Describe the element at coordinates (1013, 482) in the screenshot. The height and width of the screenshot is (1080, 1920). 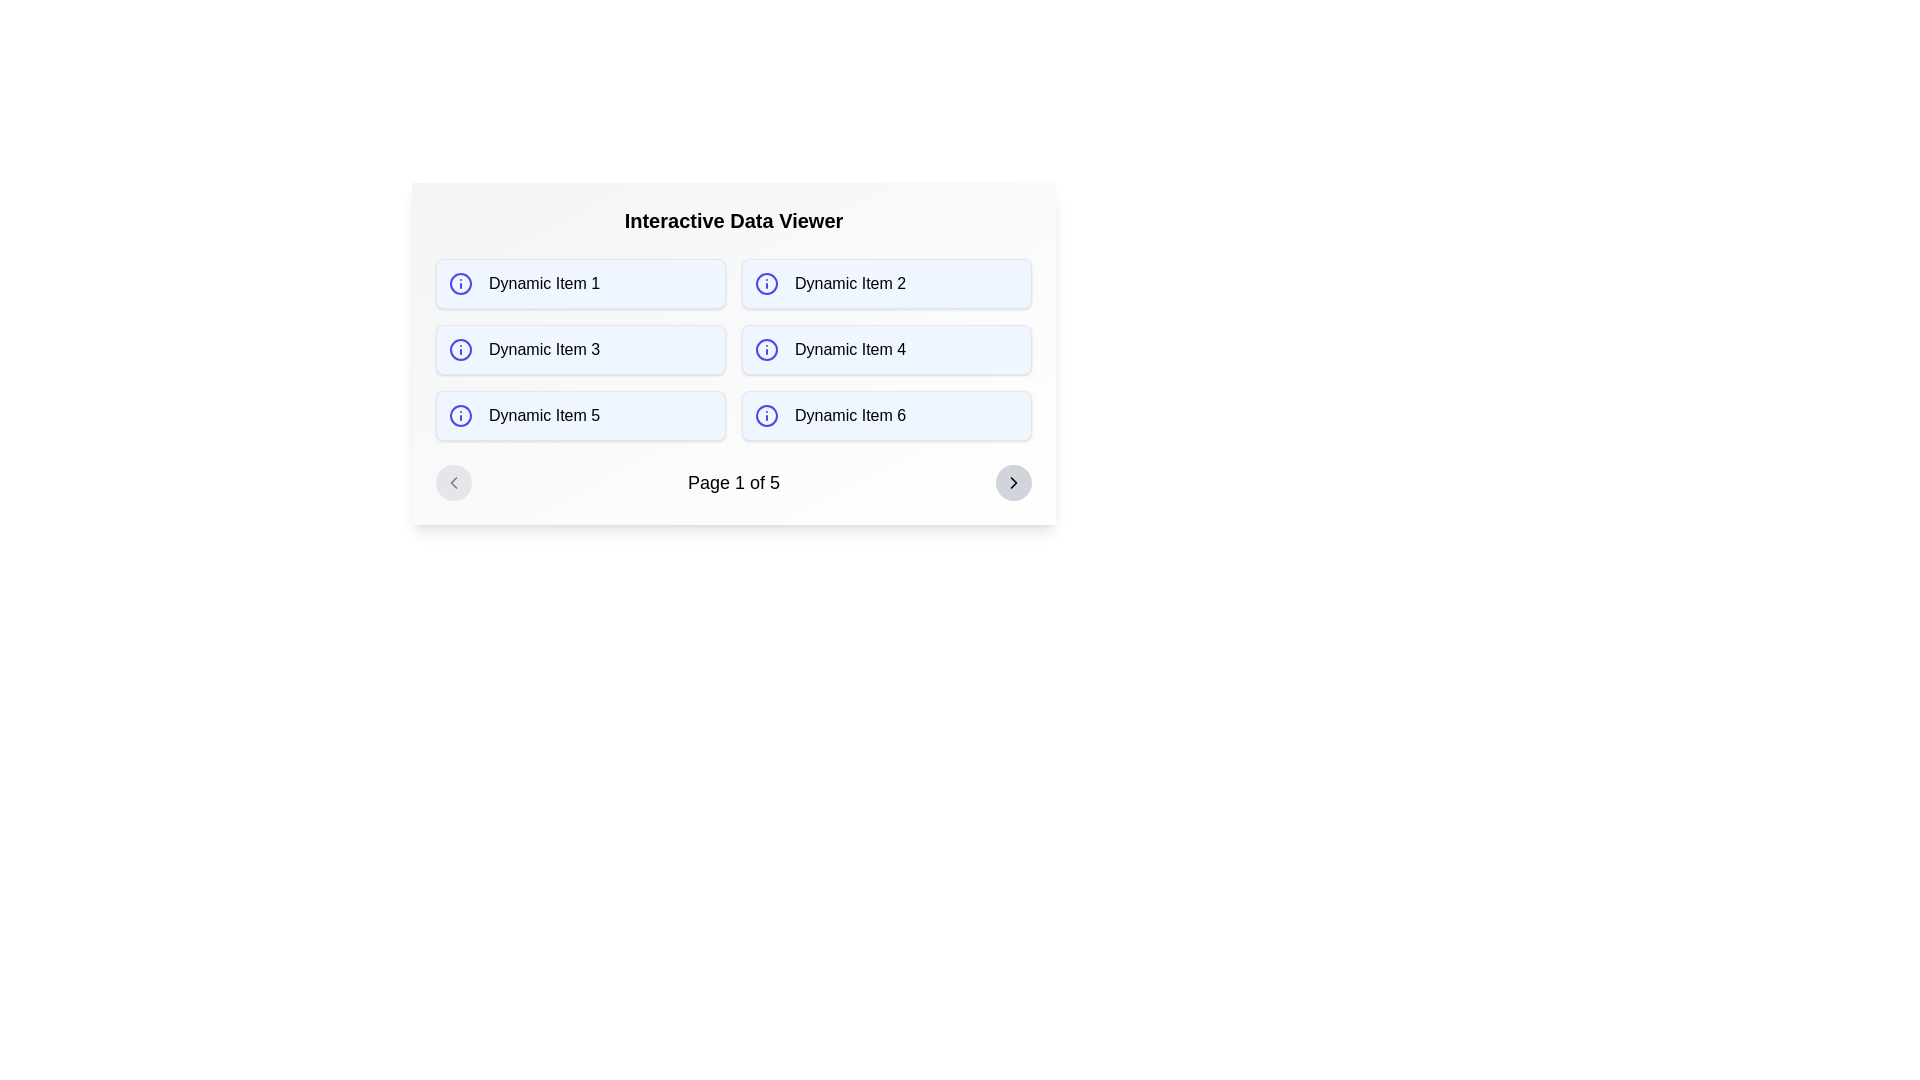
I see `the rightward navigation icon located inside the circular button in the bottom-right corner of the interface to receive visual feedback` at that location.